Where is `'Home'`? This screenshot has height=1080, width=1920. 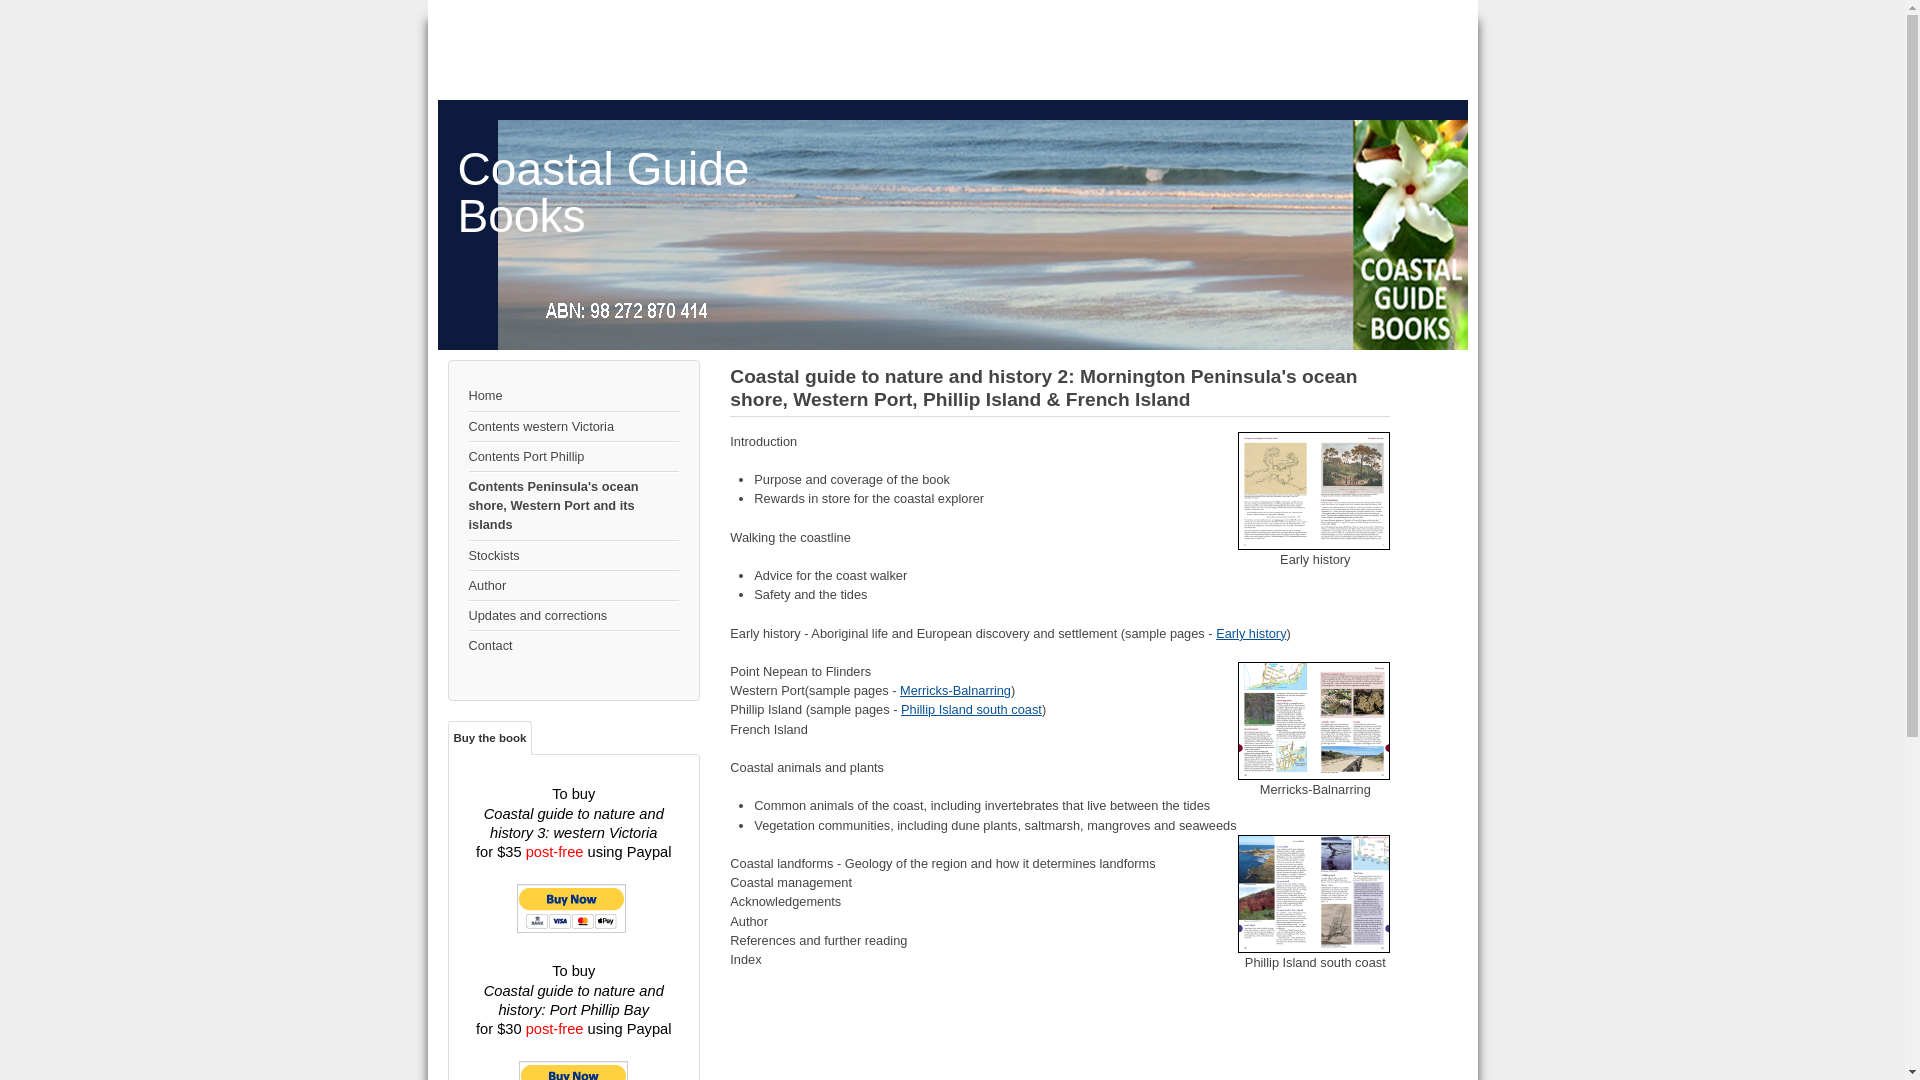 'Home' is located at coordinates (572, 396).